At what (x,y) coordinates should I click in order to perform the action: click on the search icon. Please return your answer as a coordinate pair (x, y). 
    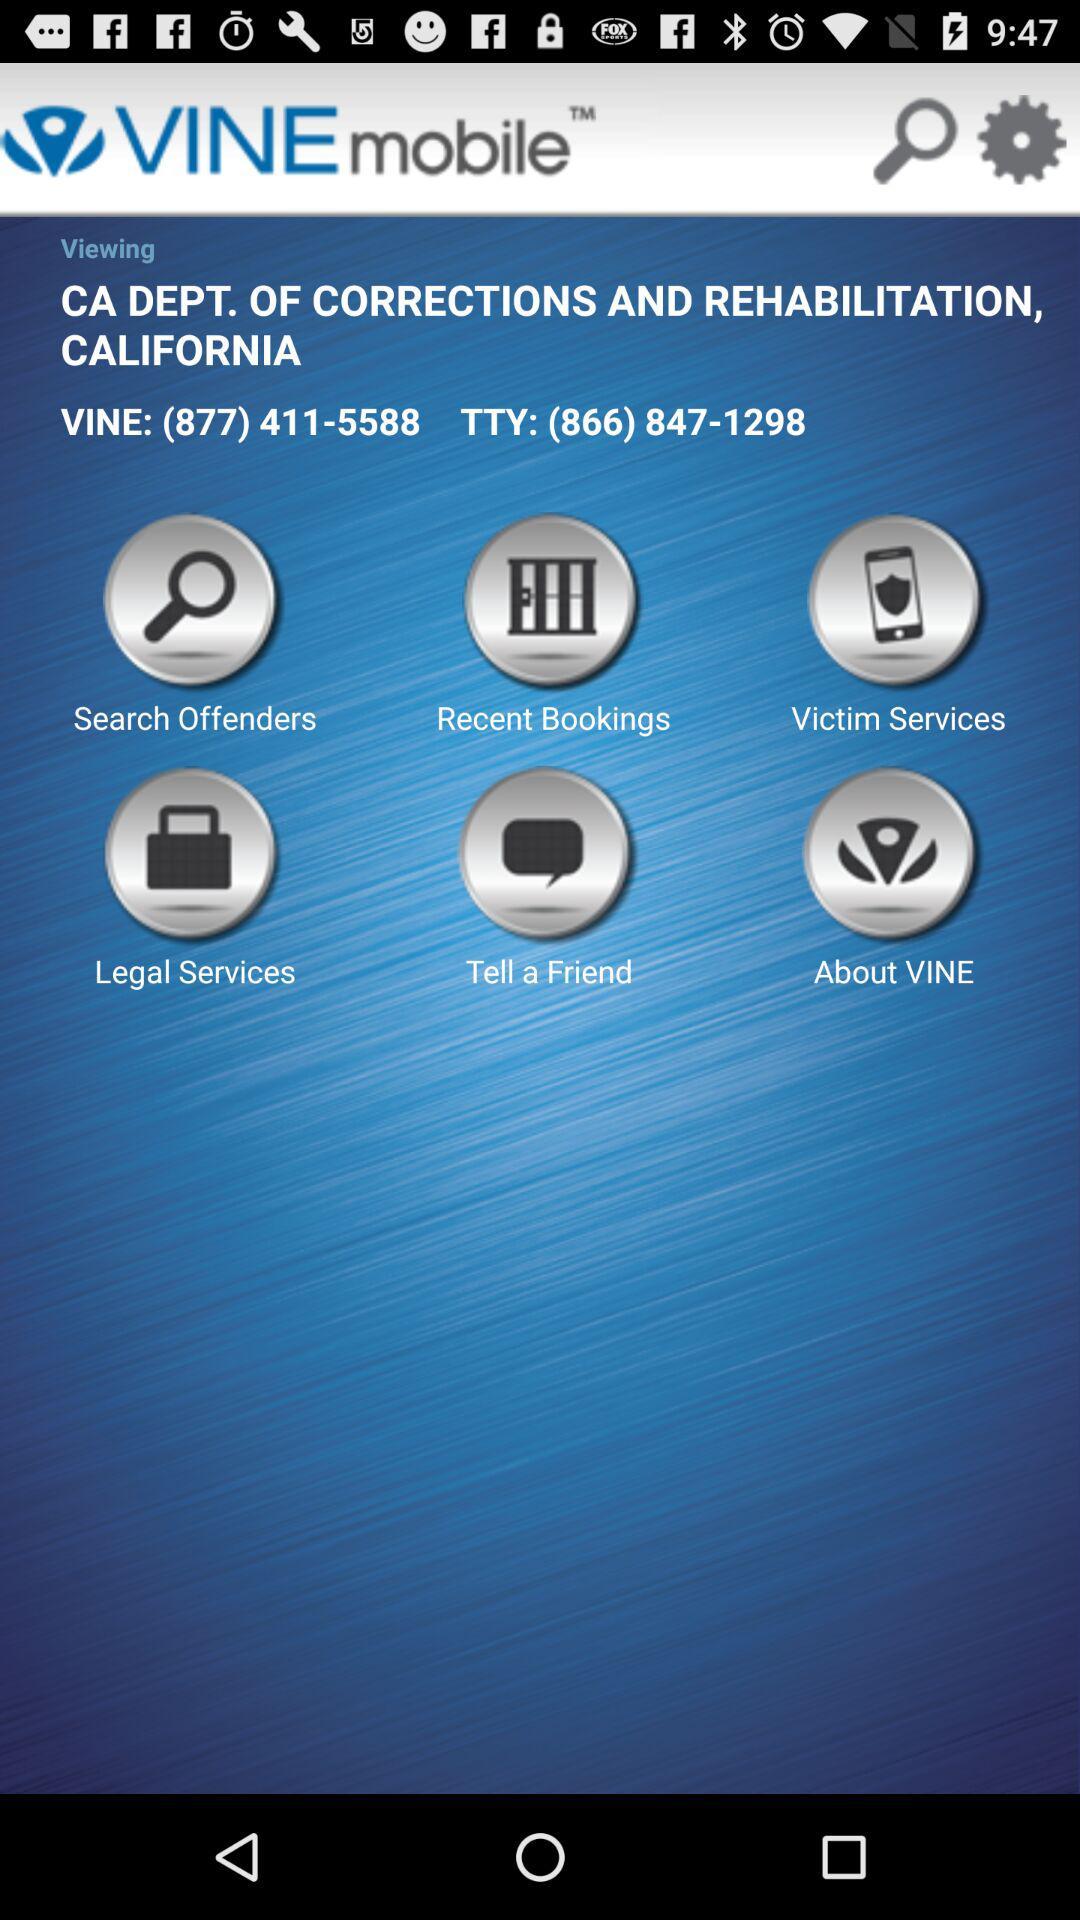
    Looking at the image, I should click on (914, 148).